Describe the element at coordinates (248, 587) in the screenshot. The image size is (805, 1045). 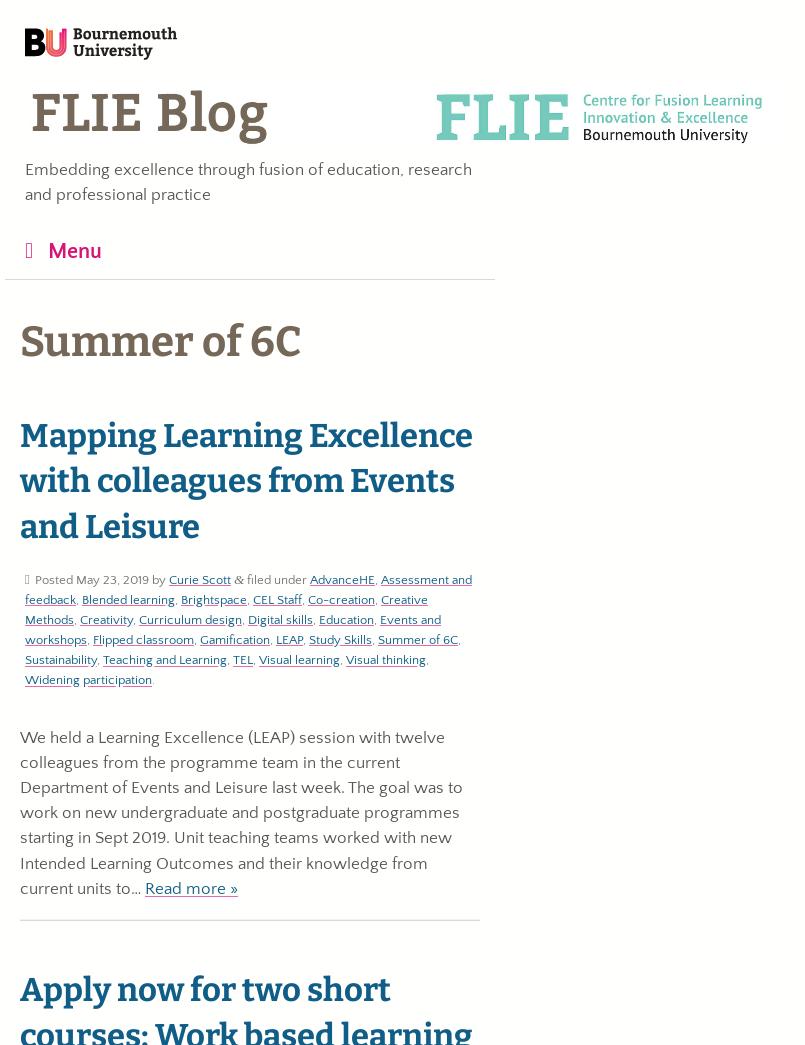
I see `'Assessment and feedback'` at that location.